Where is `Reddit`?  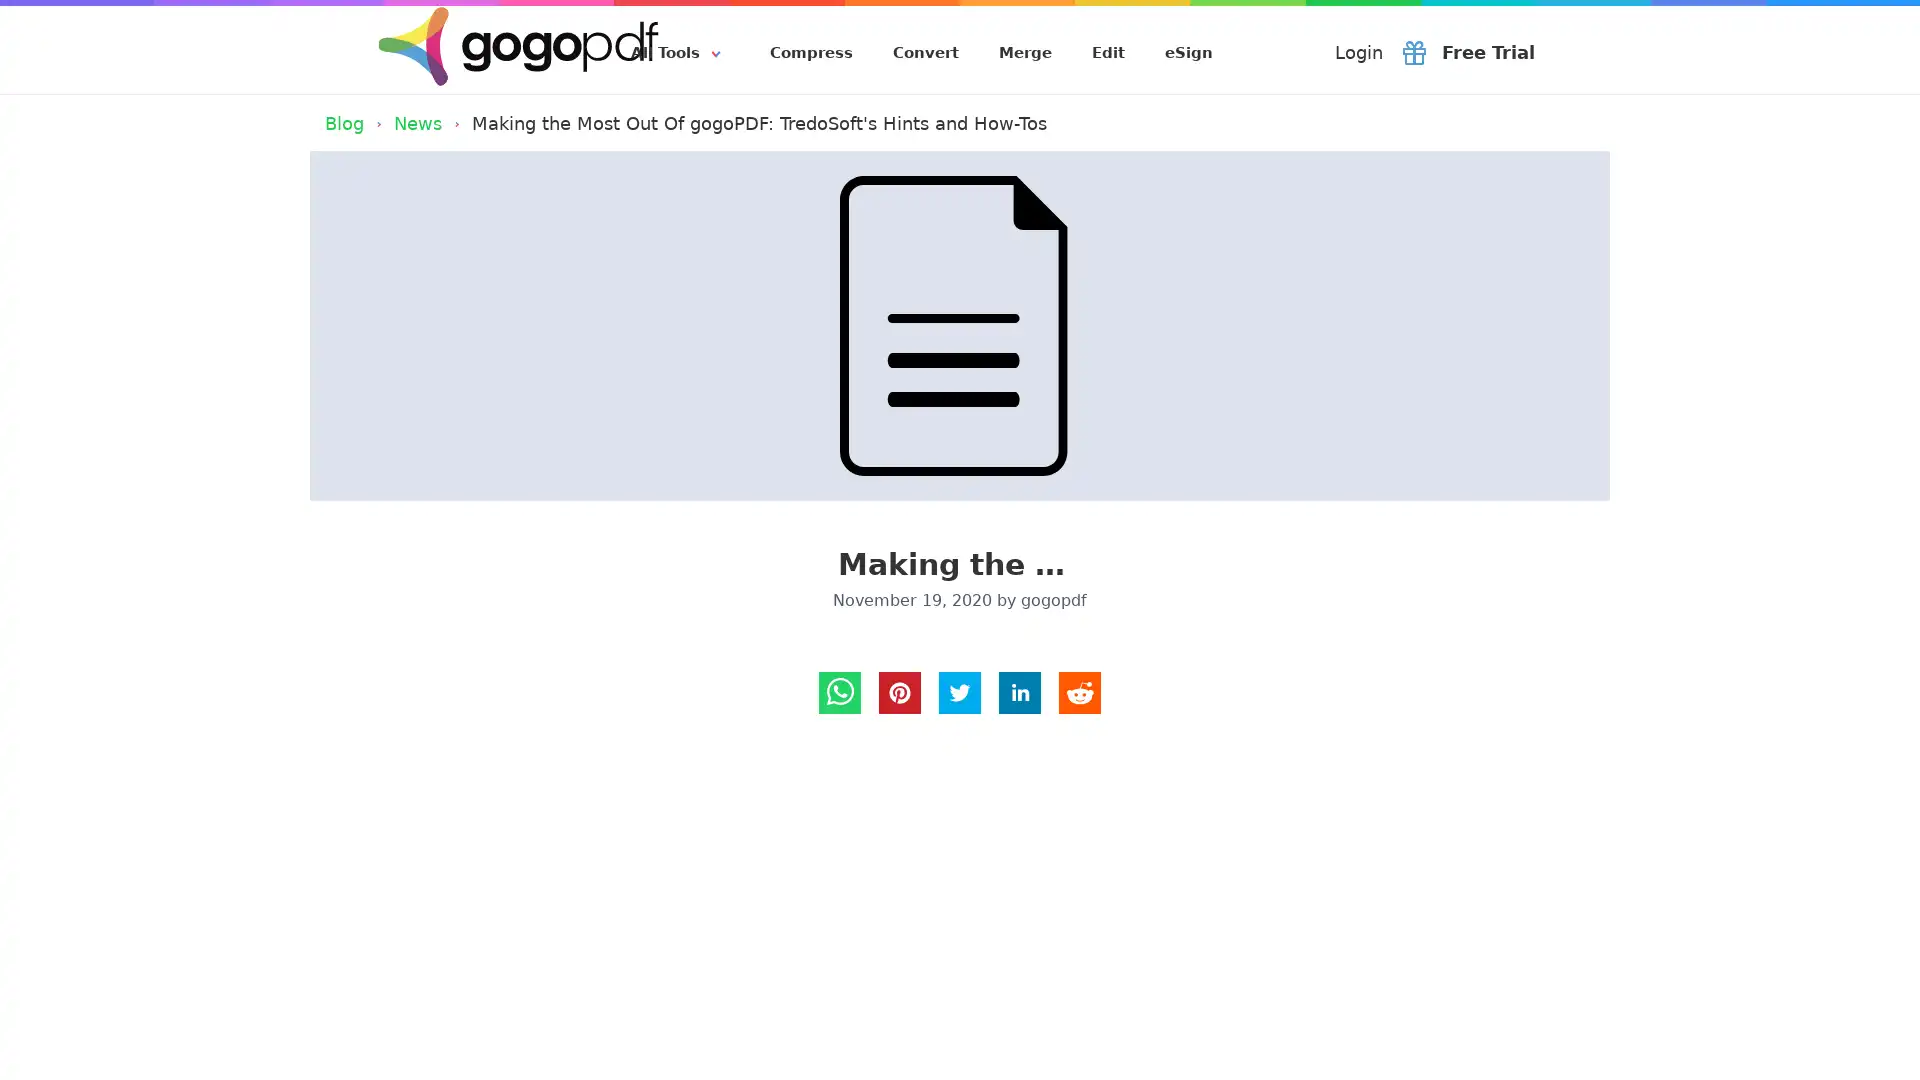 Reddit is located at coordinates (1079, 692).